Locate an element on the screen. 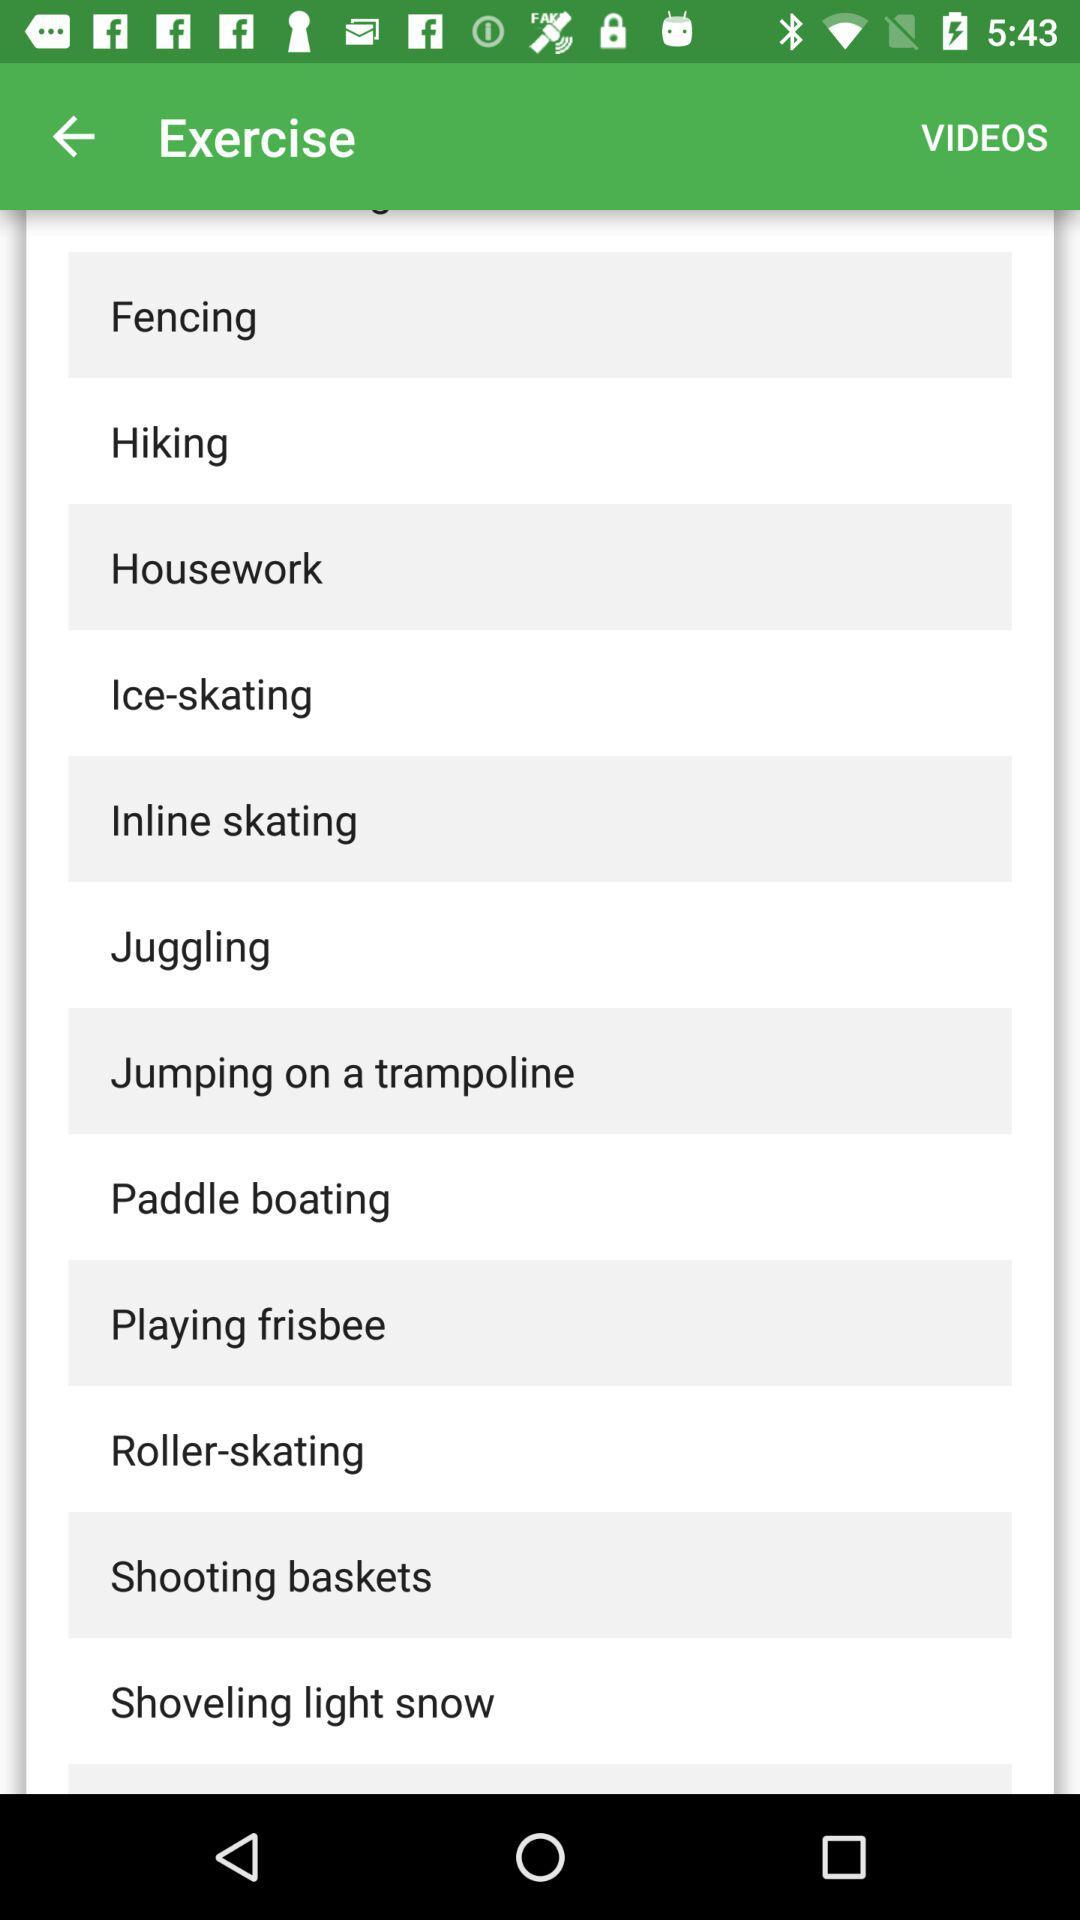 The image size is (1080, 1920). icon to the left of exercise is located at coordinates (72, 135).